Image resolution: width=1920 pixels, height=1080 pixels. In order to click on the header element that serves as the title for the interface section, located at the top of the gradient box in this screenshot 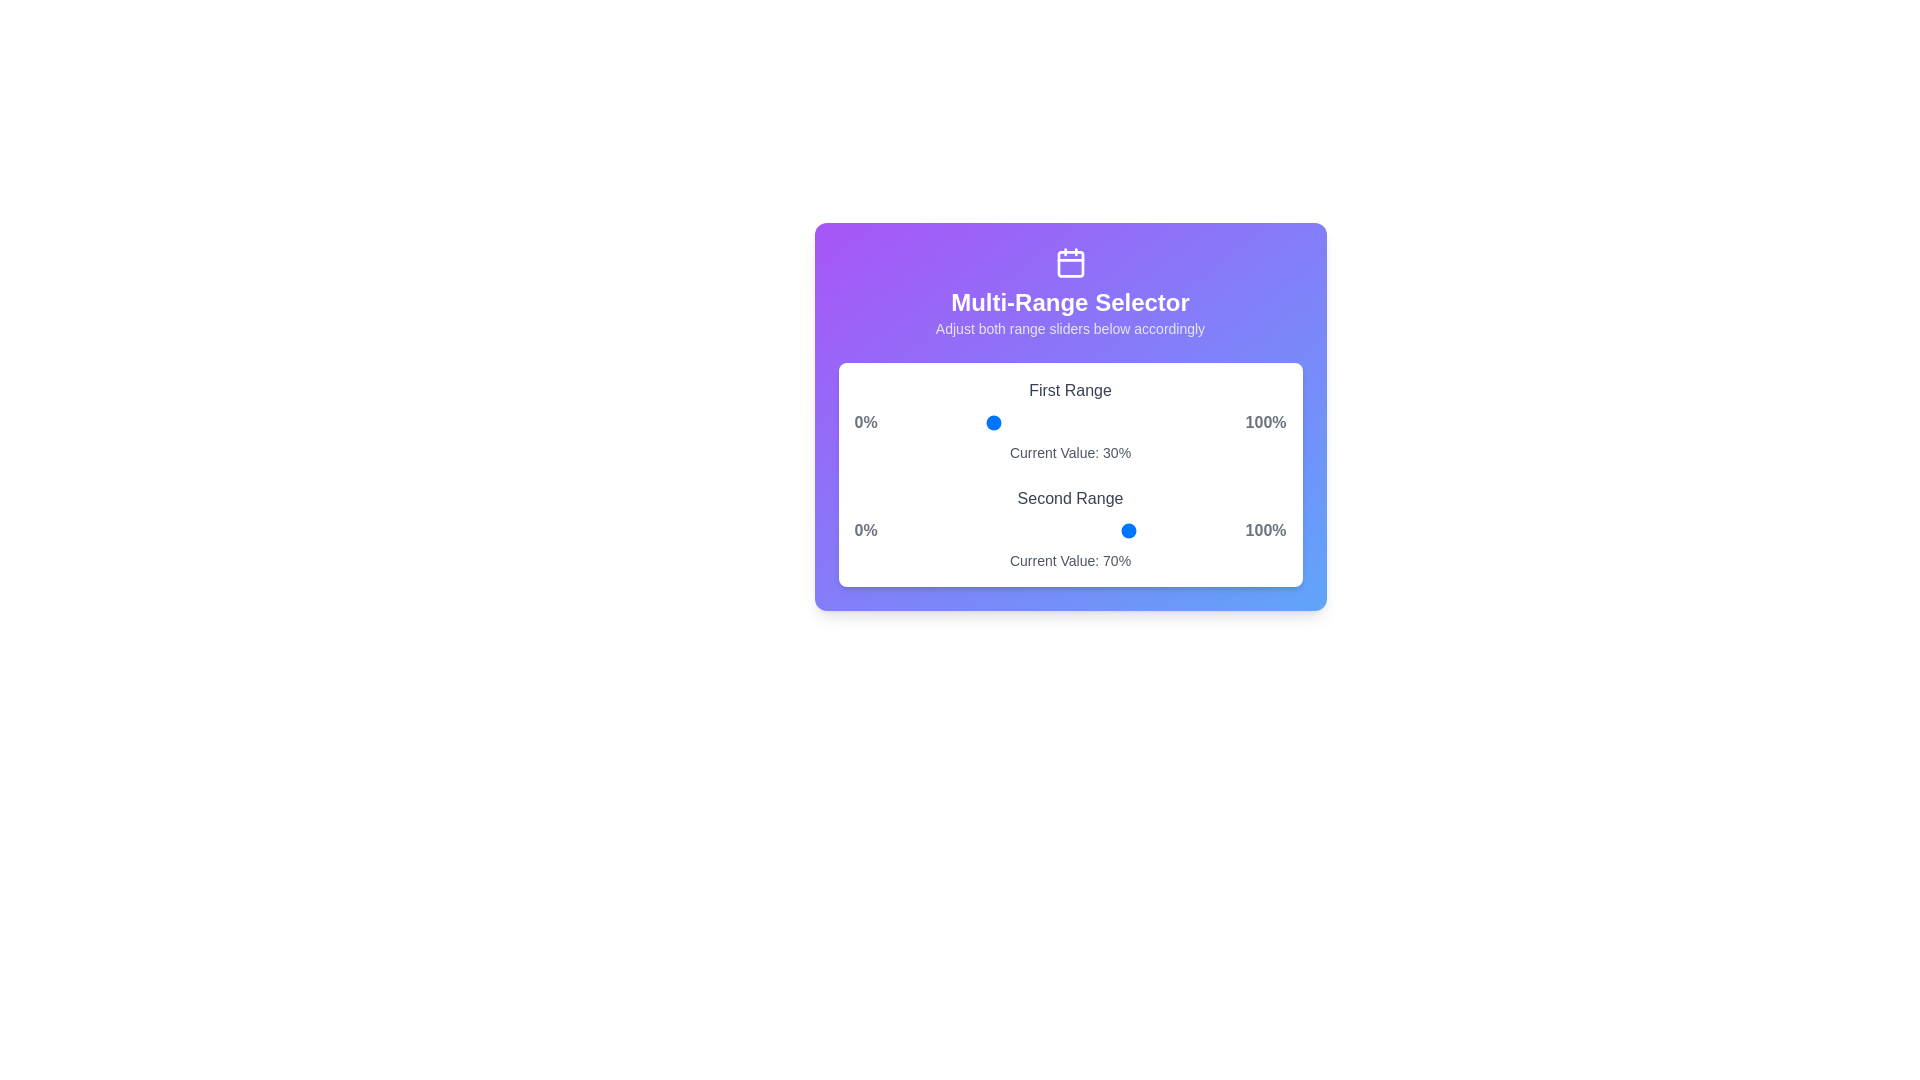, I will do `click(1069, 293)`.